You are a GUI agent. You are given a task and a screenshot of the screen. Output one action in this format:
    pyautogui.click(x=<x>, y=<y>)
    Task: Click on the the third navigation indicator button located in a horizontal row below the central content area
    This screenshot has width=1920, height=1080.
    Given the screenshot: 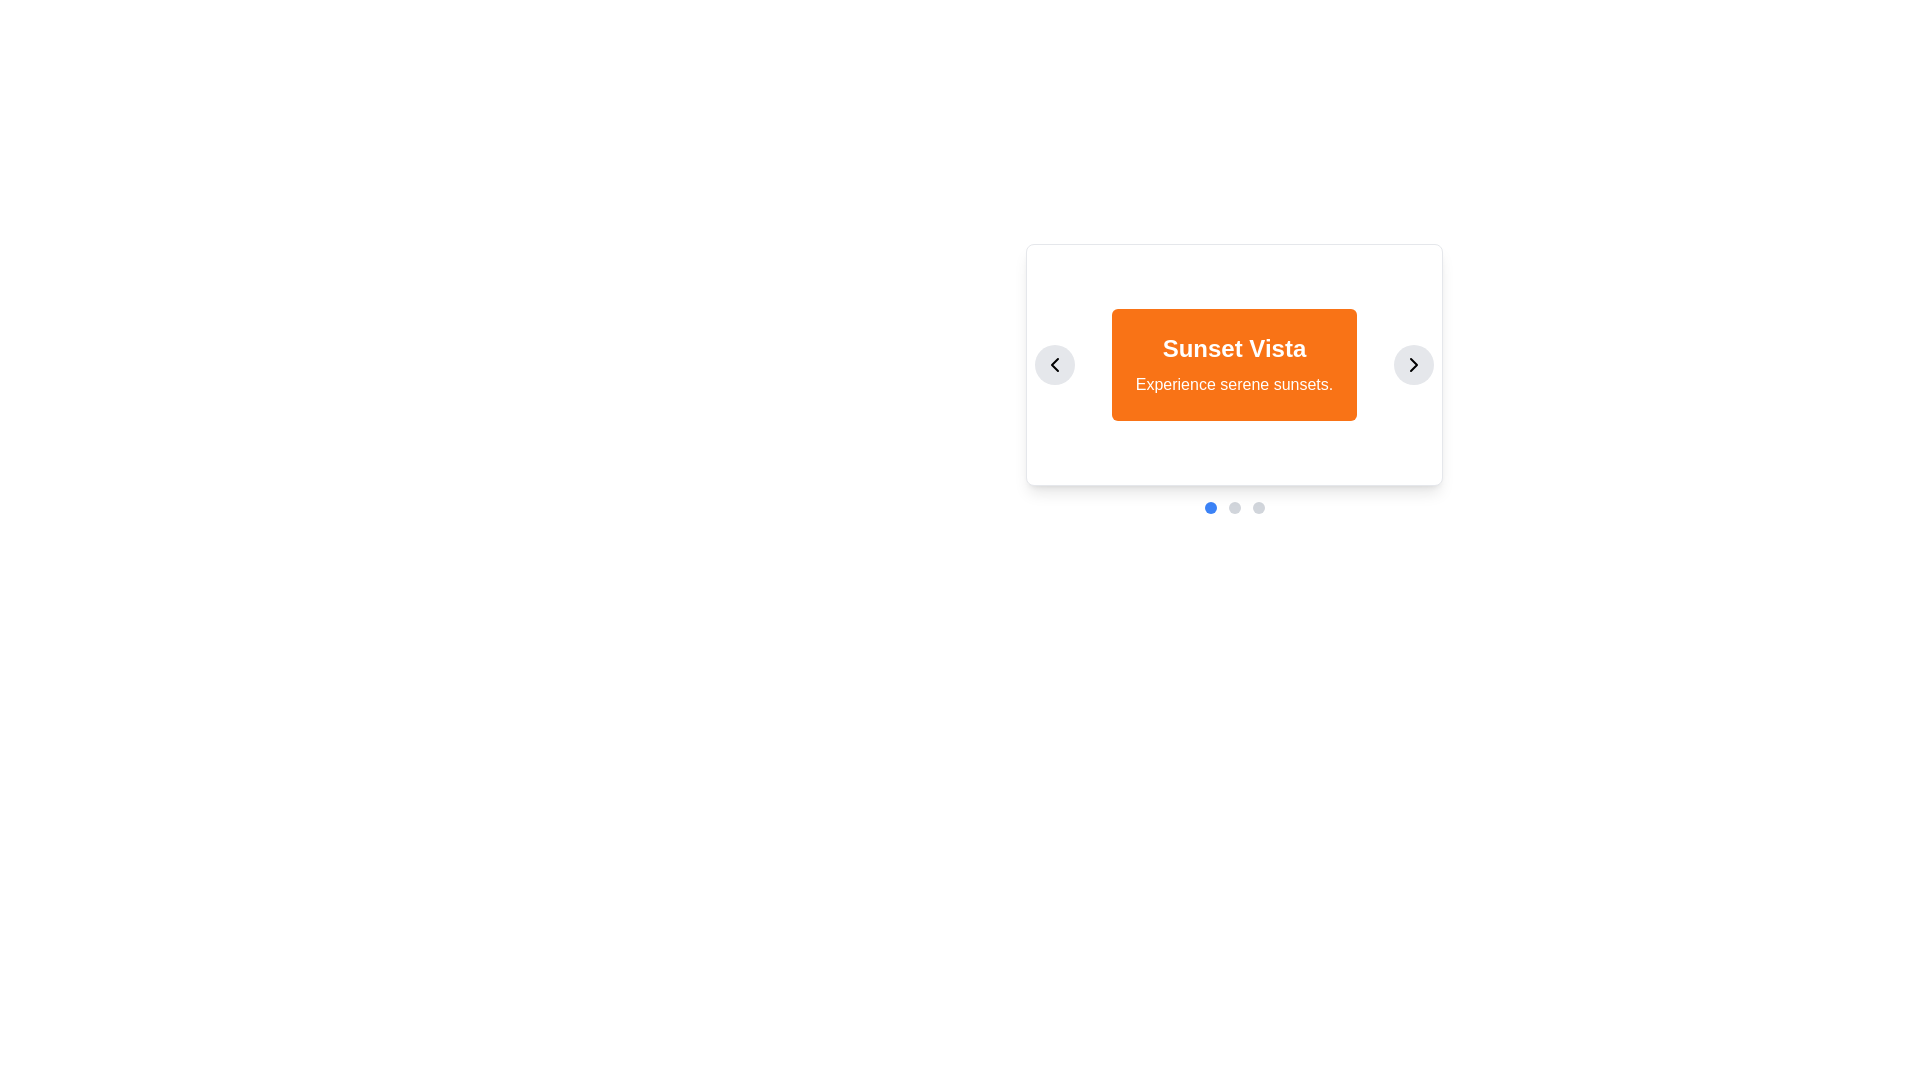 What is the action you would take?
    pyautogui.click(x=1257, y=507)
    